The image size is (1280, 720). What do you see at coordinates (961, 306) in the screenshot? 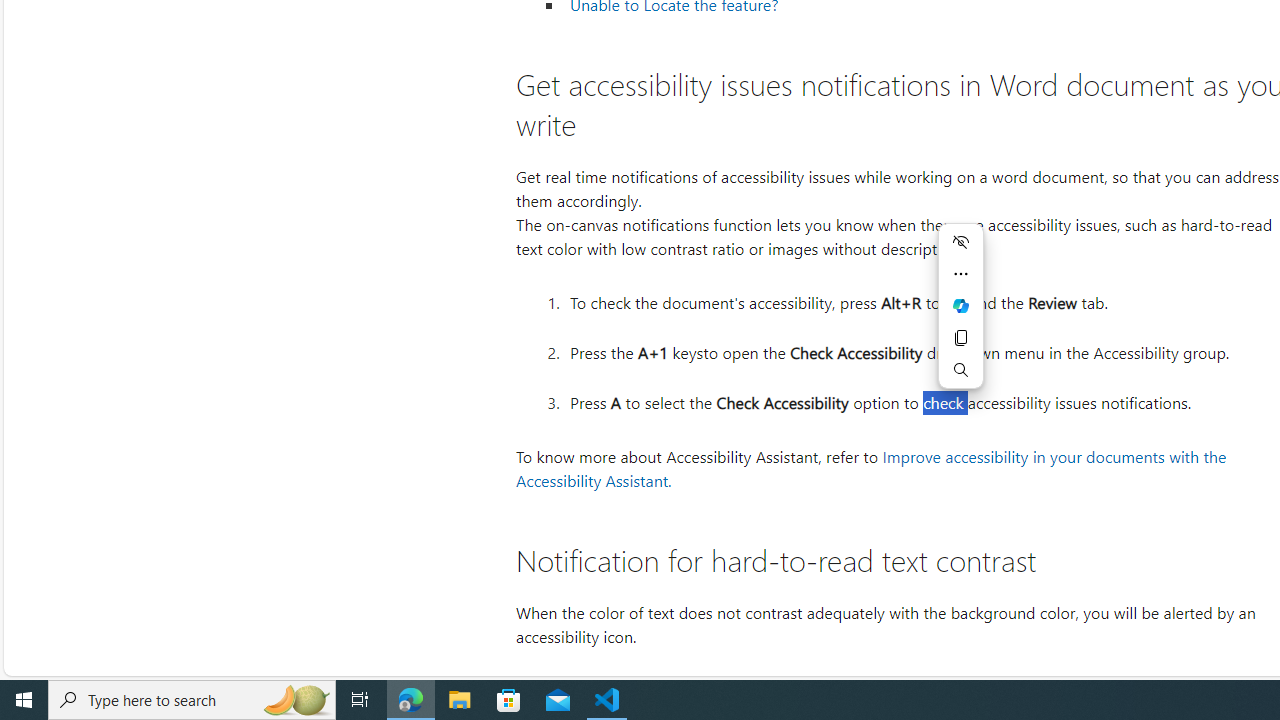
I see `'Ask Copilot'` at bounding box center [961, 306].